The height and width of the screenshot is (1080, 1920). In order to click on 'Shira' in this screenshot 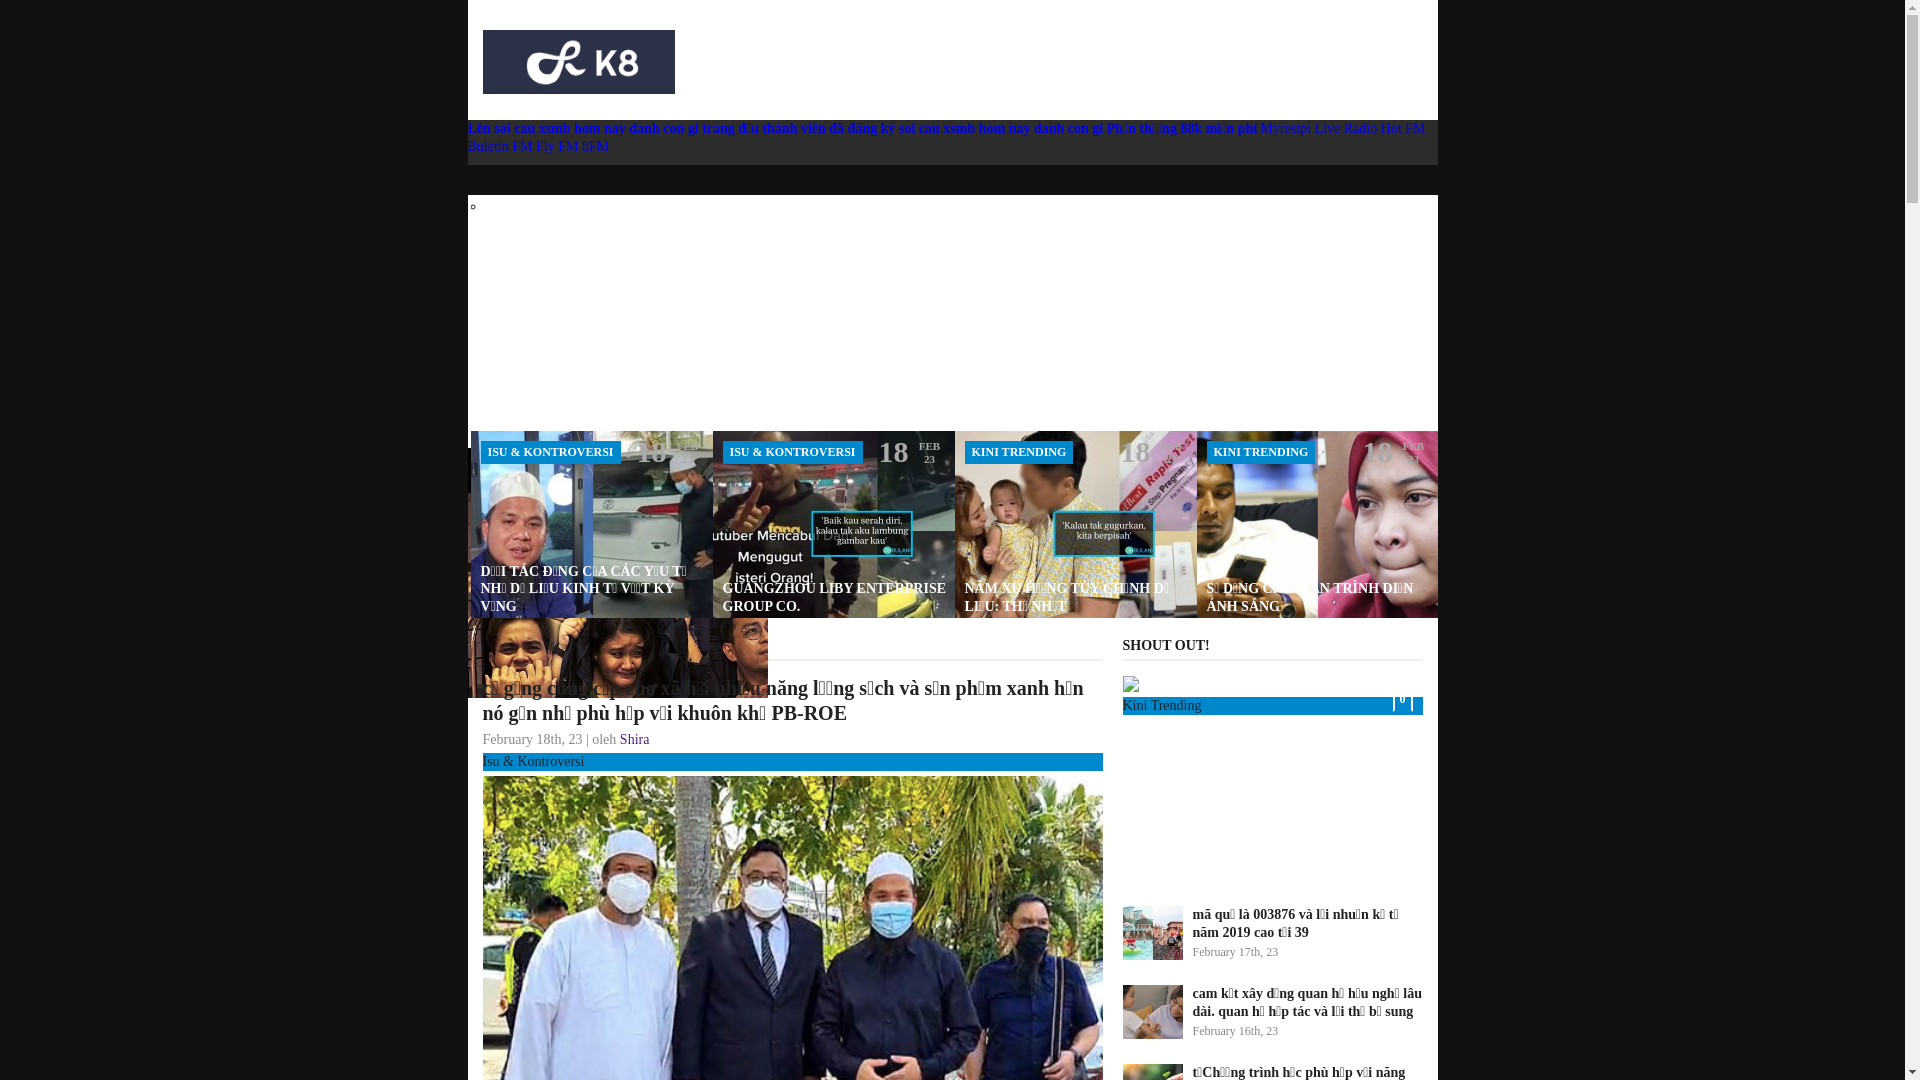, I will do `click(633, 739)`.